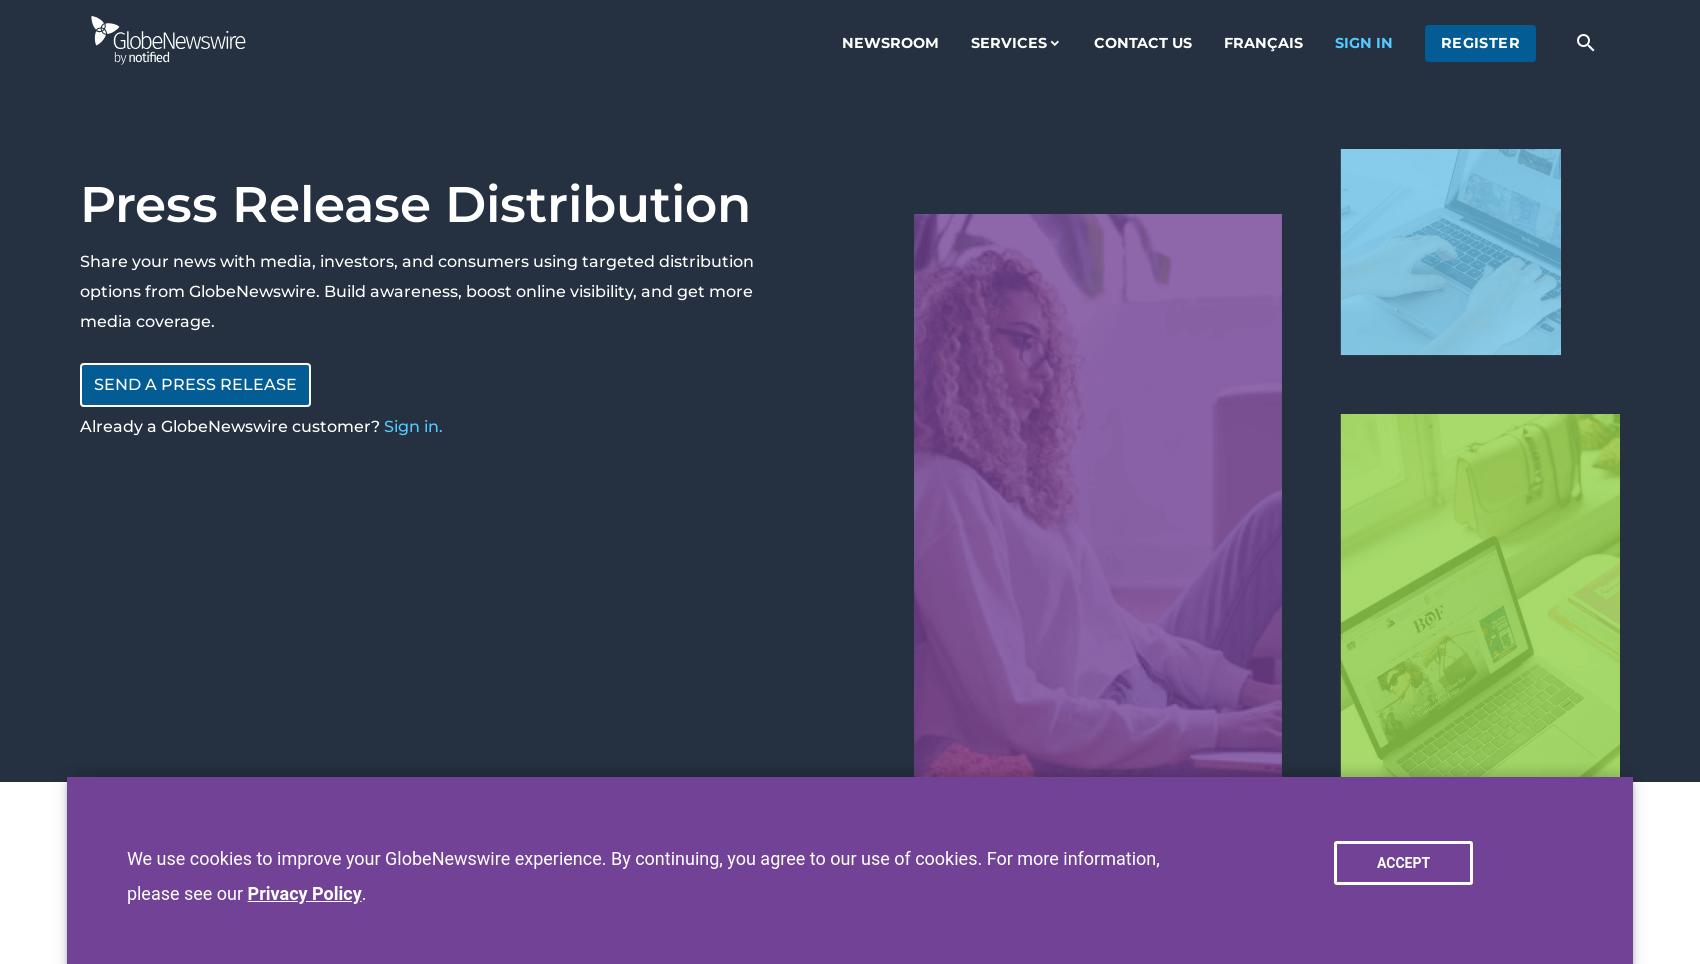 Image resolution: width=1700 pixels, height=964 pixels. What do you see at coordinates (416, 291) in the screenshot?
I see `'Share your news with media, investors, and consumers using targeted distribution options from GlobeNewswire. Build awareness, boost online visibility, and get more media coverage.'` at bounding box center [416, 291].